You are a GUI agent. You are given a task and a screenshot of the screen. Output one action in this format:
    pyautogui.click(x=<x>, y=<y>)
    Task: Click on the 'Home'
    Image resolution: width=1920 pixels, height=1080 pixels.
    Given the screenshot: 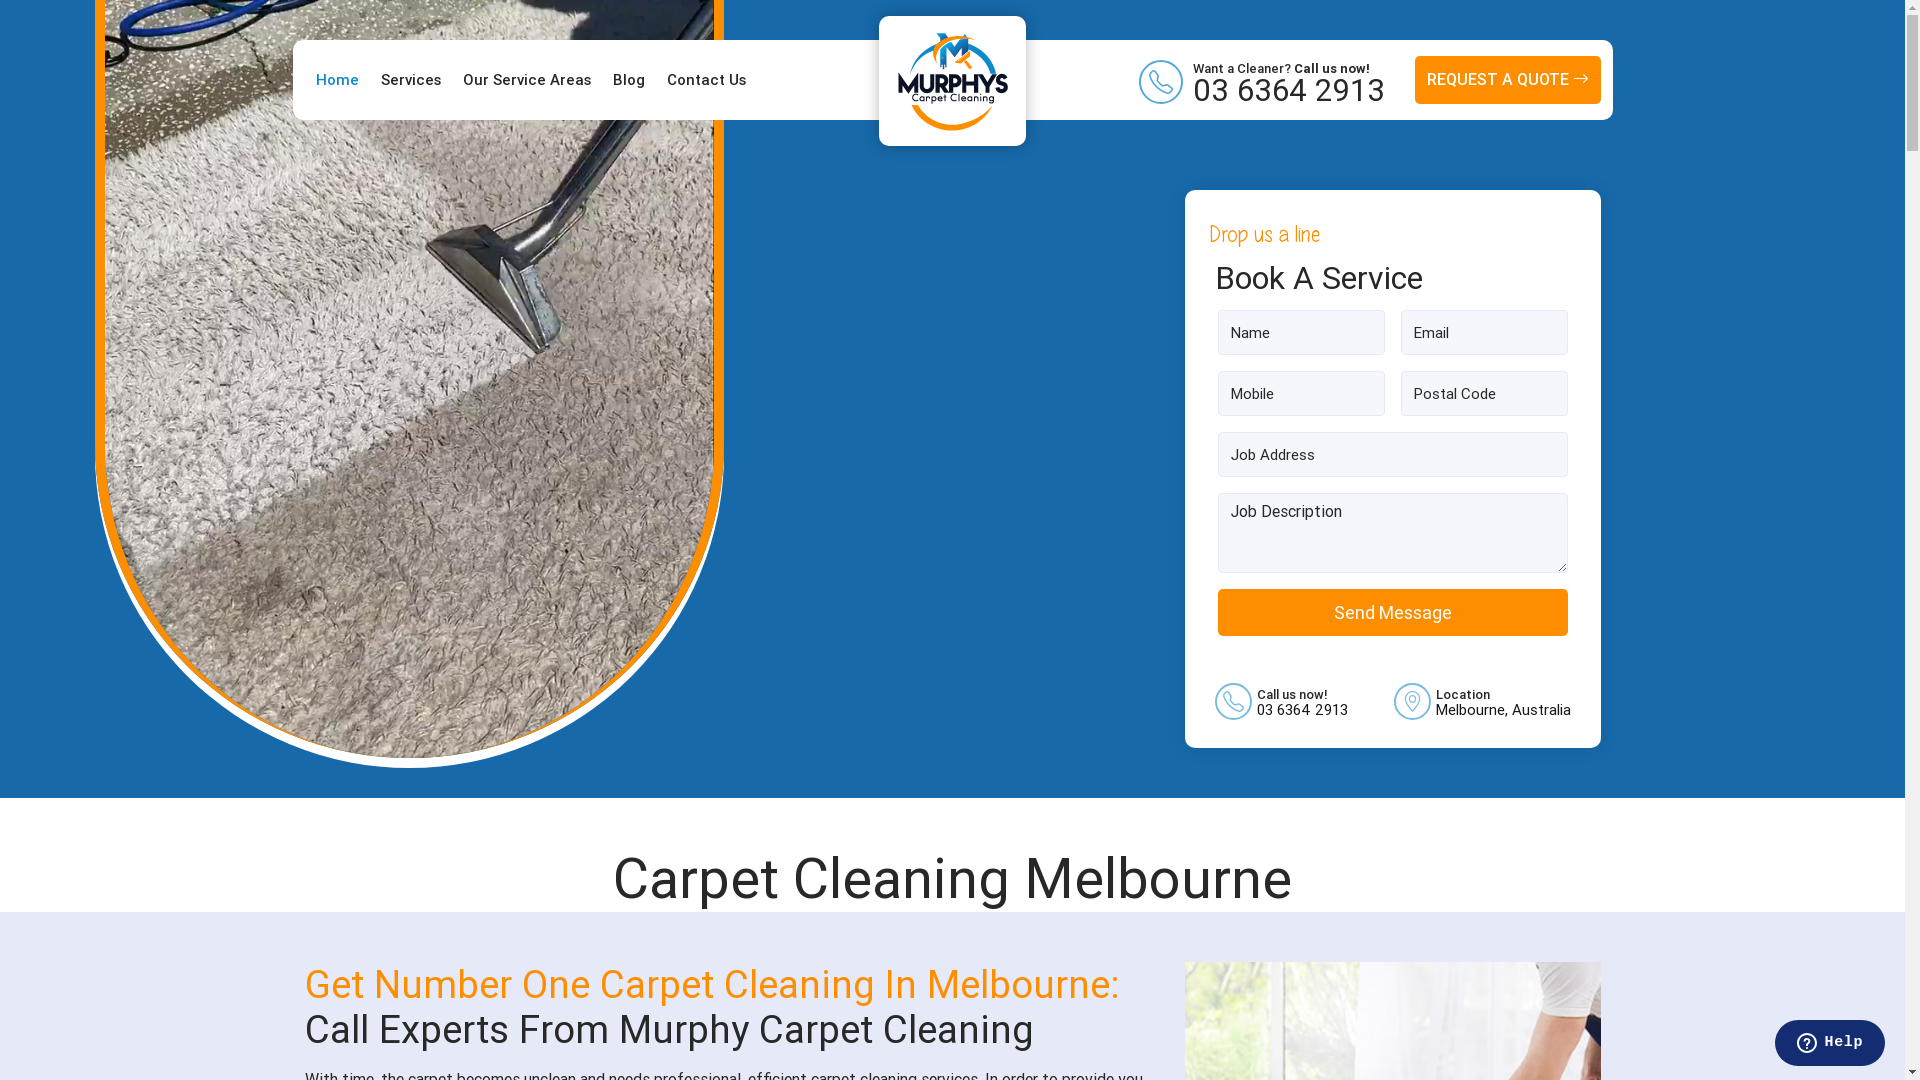 What is the action you would take?
    pyautogui.click(x=337, y=79)
    